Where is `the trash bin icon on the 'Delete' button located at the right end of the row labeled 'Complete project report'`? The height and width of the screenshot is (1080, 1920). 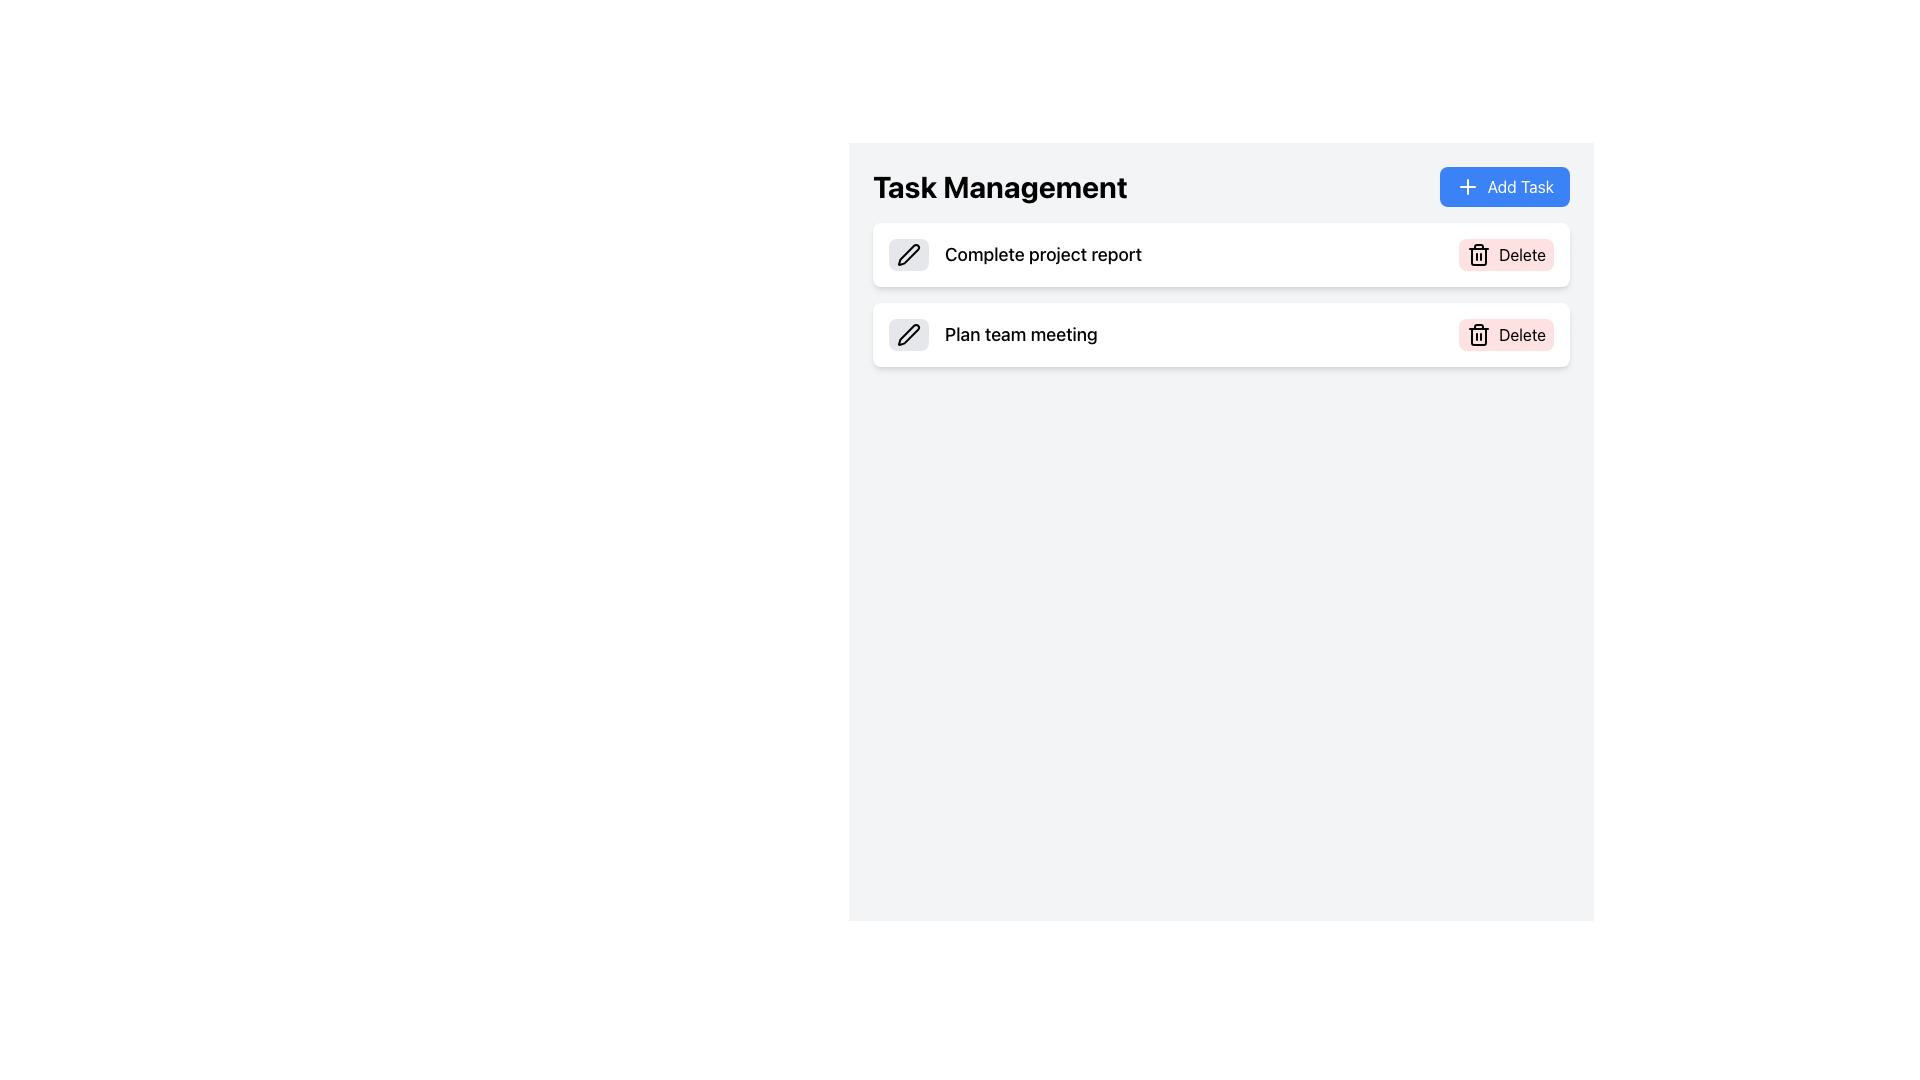
the trash bin icon on the 'Delete' button located at the right end of the row labeled 'Complete project report' is located at coordinates (1479, 253).